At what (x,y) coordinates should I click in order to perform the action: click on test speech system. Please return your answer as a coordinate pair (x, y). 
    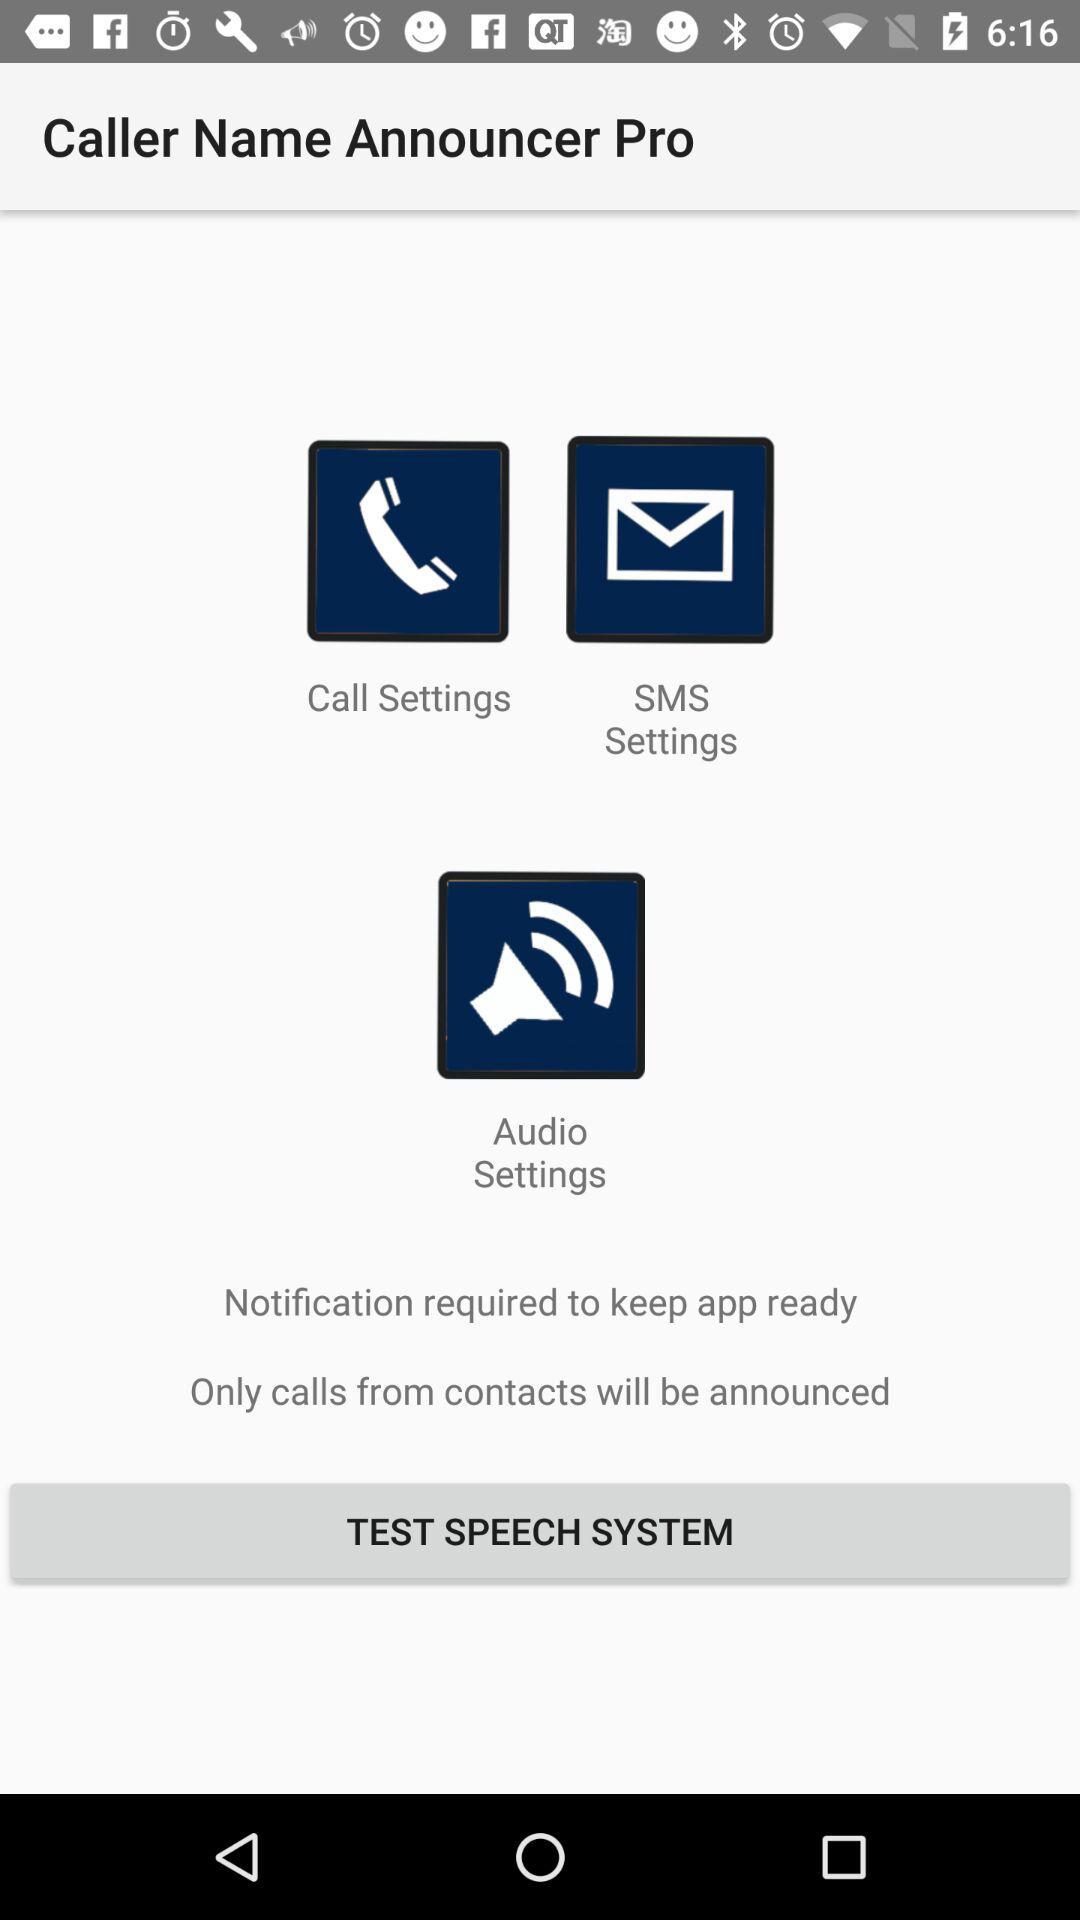
    Looking at the image, I should click on (540, 1529).